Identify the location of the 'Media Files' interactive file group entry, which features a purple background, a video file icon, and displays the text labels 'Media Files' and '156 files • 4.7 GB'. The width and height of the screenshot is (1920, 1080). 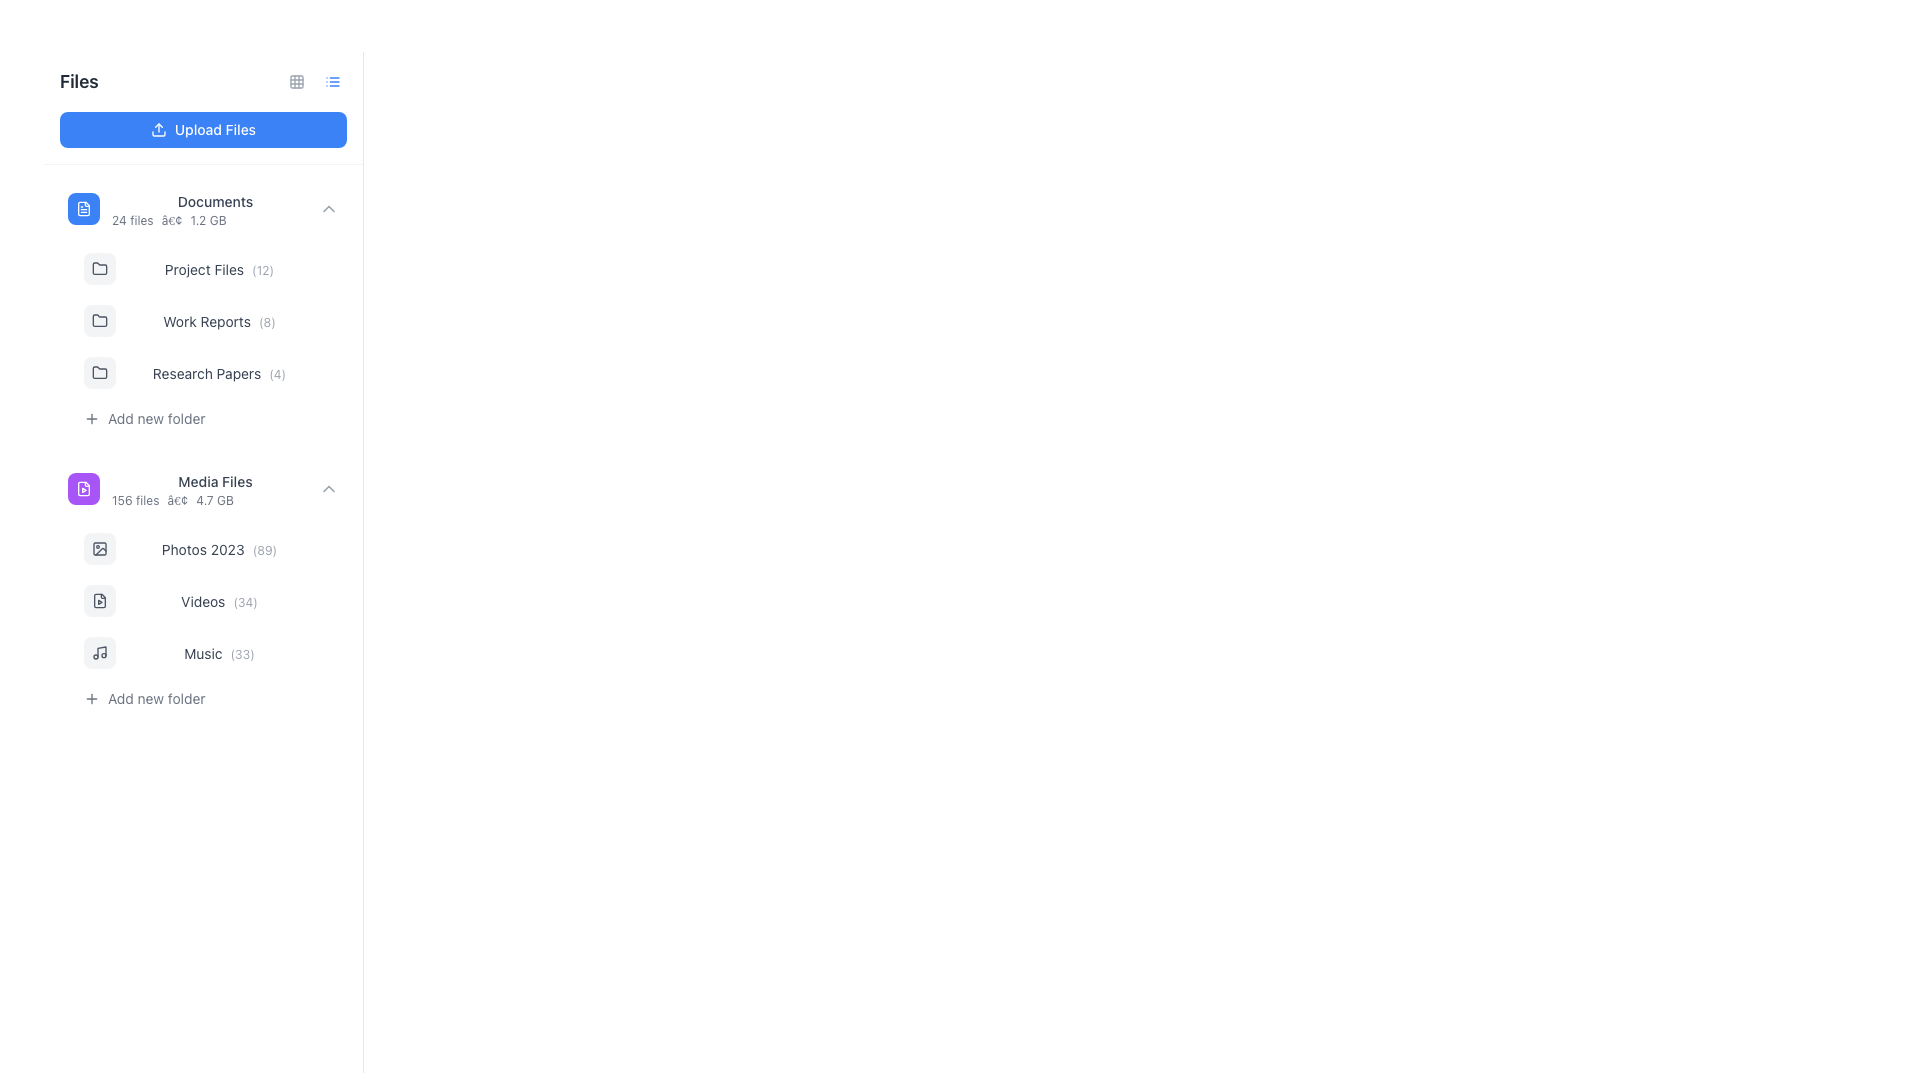
(203, 489).